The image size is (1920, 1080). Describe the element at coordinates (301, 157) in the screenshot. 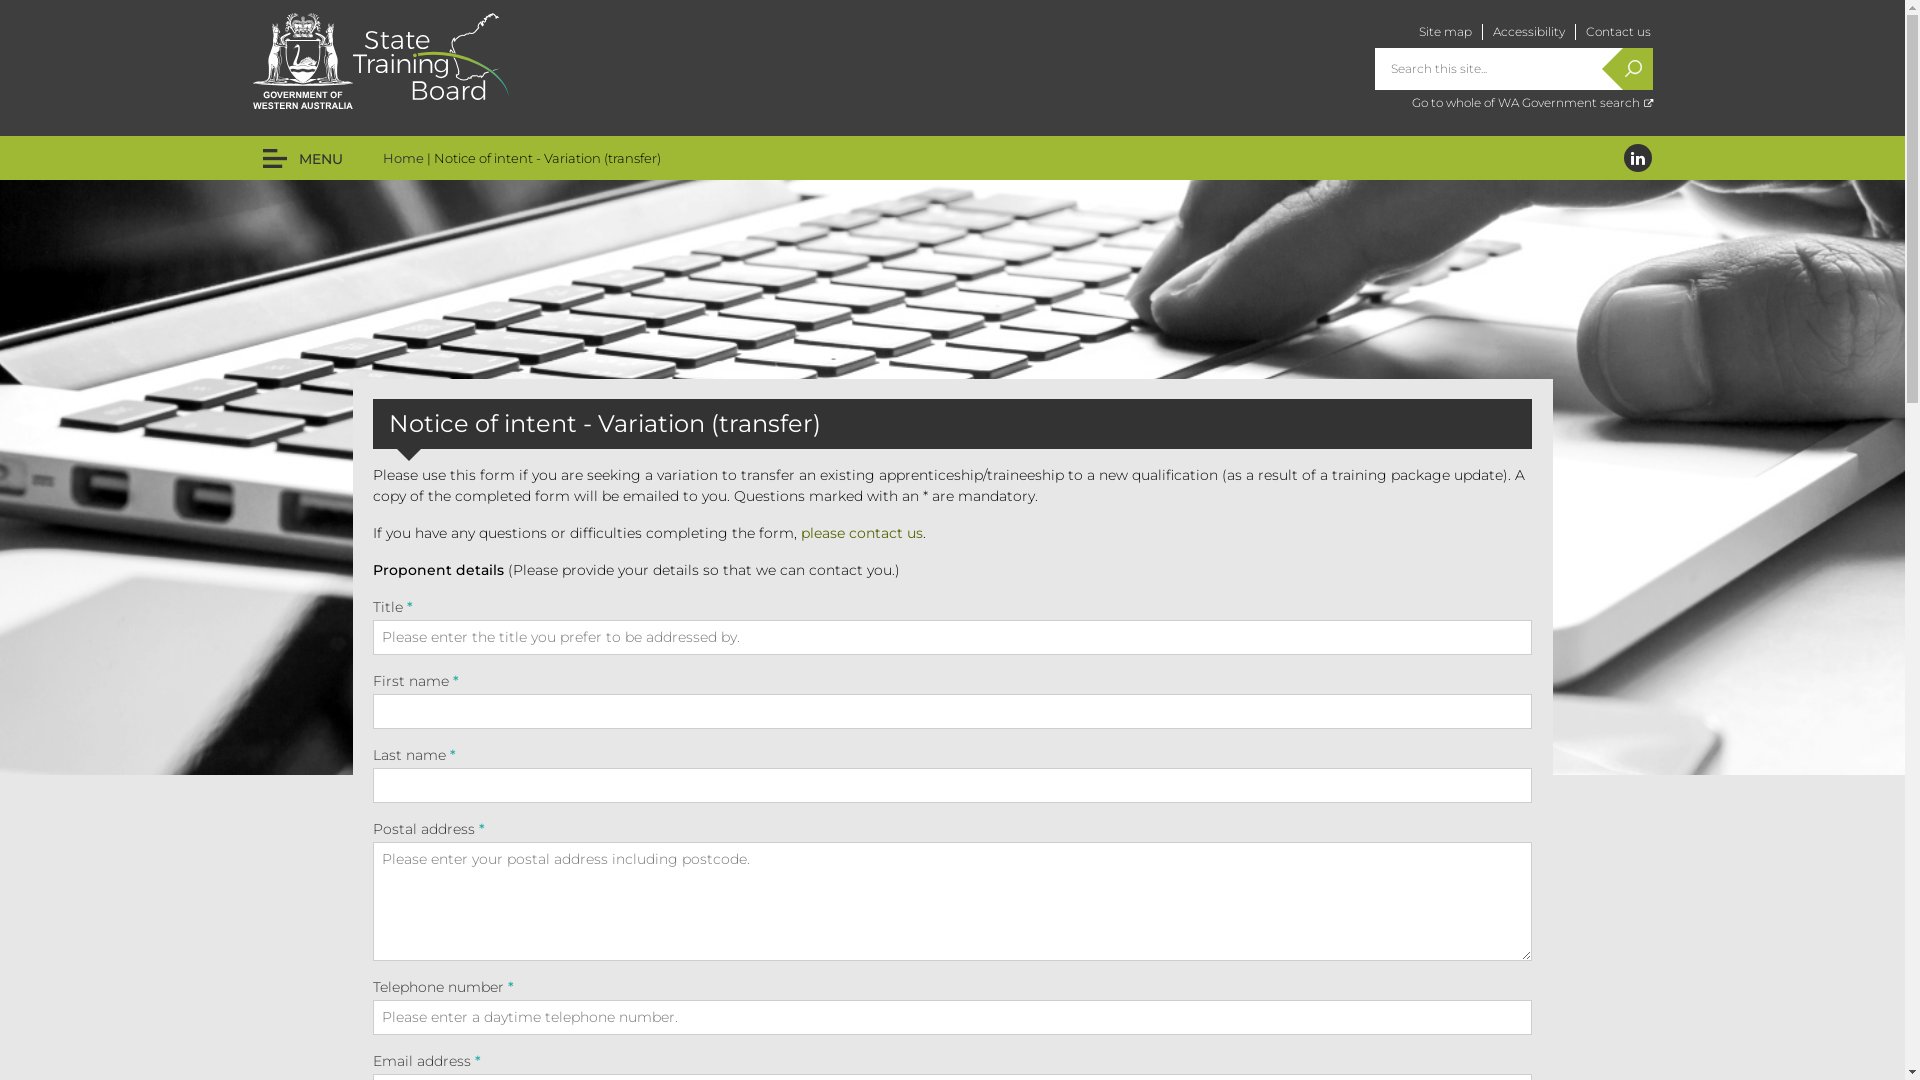

I see `'MENU'` at that location.